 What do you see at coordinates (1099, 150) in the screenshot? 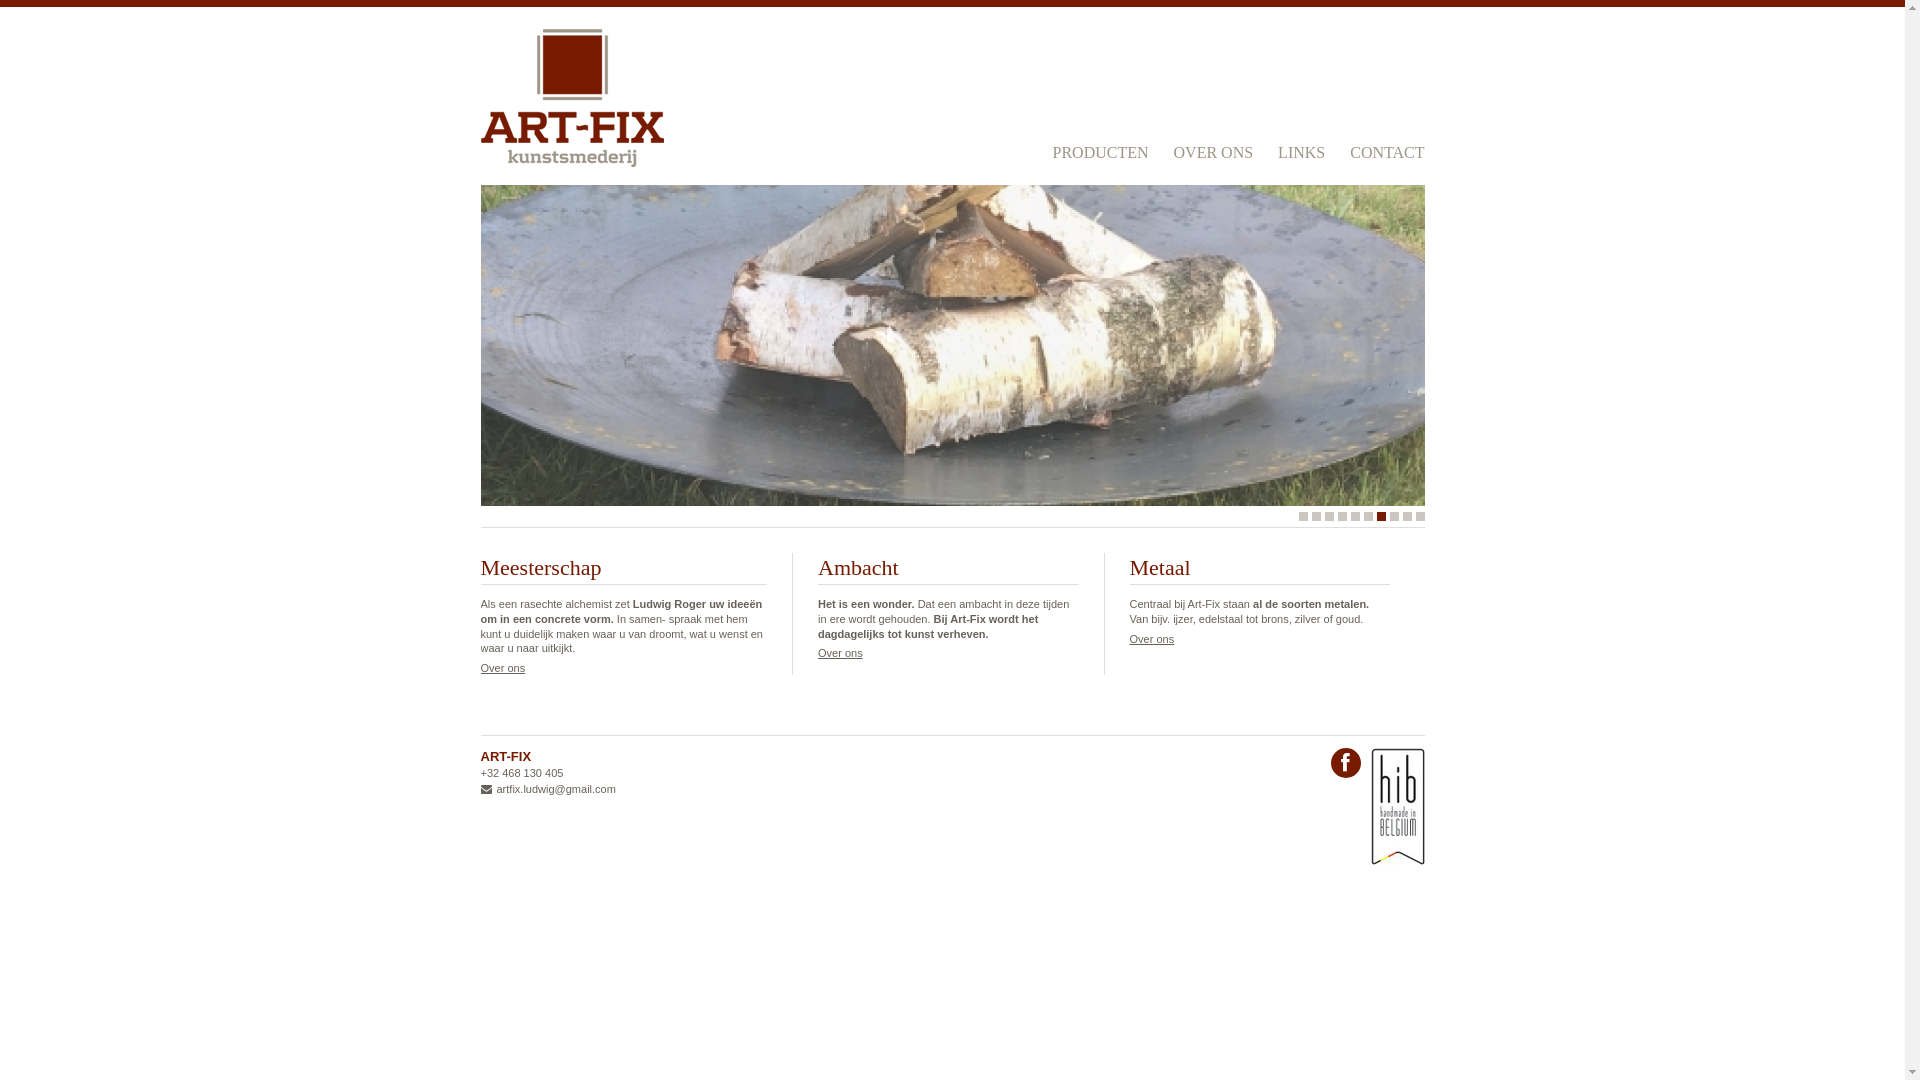
I see `'PRODUCTEN'` at bounding box center [1099, 150].